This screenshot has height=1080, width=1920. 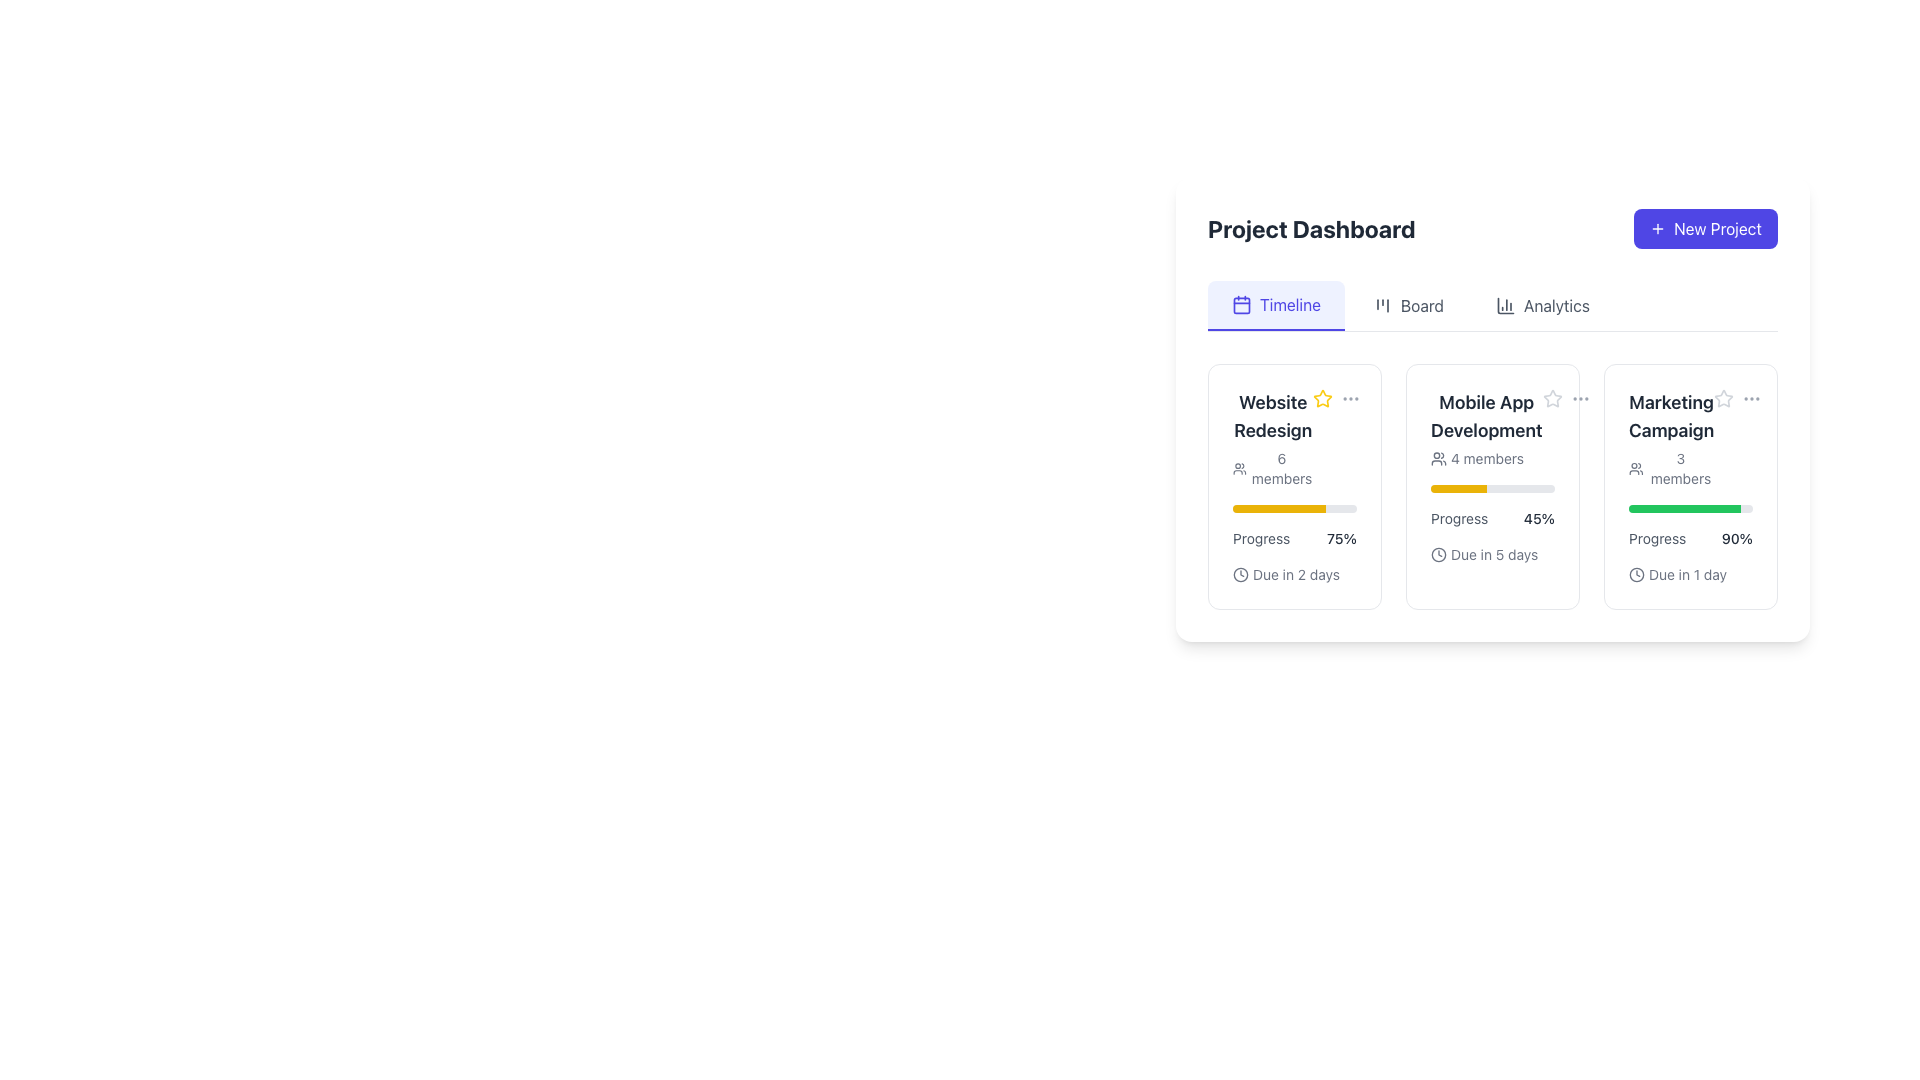 I want to click on the calendar icon representing the 'Timeline' tab, which is the first element in the horizontal tab group at the top-left of the dashboard interface, so click(x=1241, y=304).